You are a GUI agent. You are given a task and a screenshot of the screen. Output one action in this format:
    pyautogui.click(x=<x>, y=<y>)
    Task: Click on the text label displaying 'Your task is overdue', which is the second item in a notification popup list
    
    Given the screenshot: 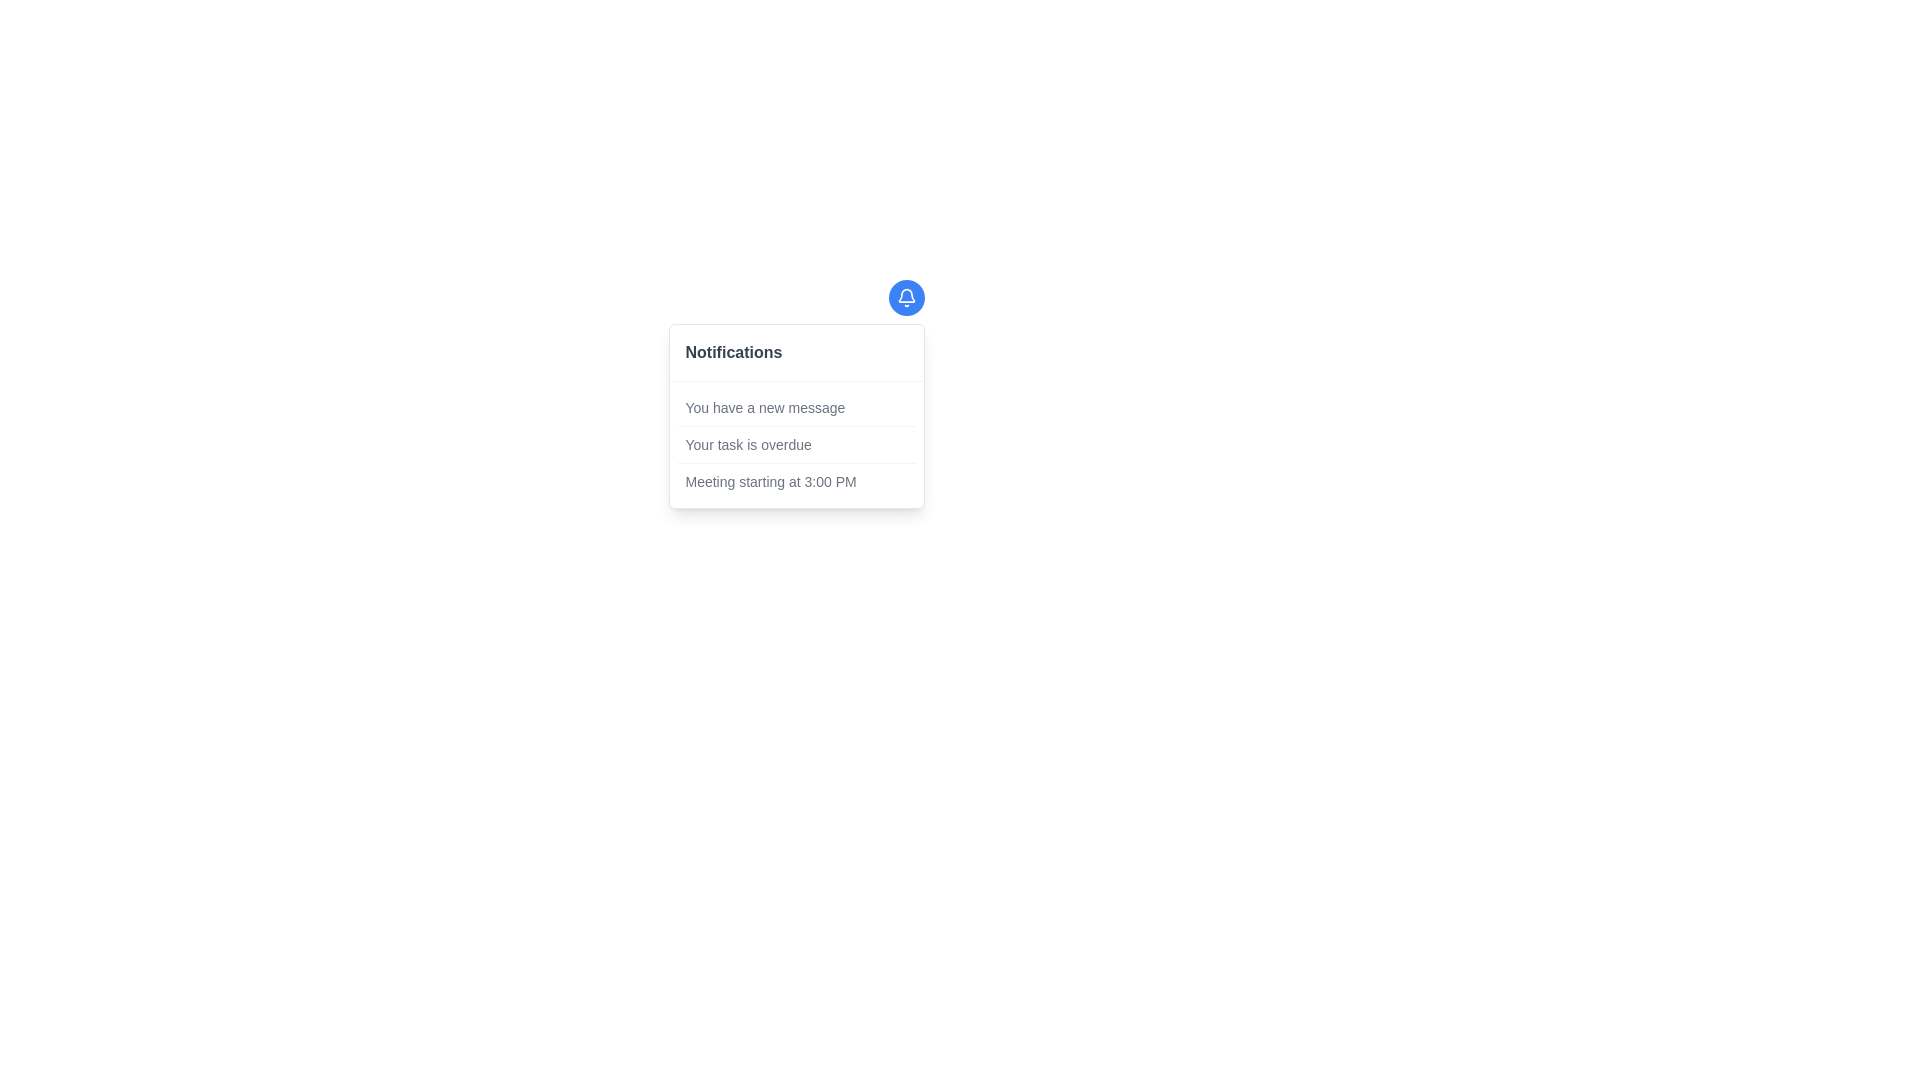 What is the action you would take?
    pyautogui.click(x=747, y=443)
    